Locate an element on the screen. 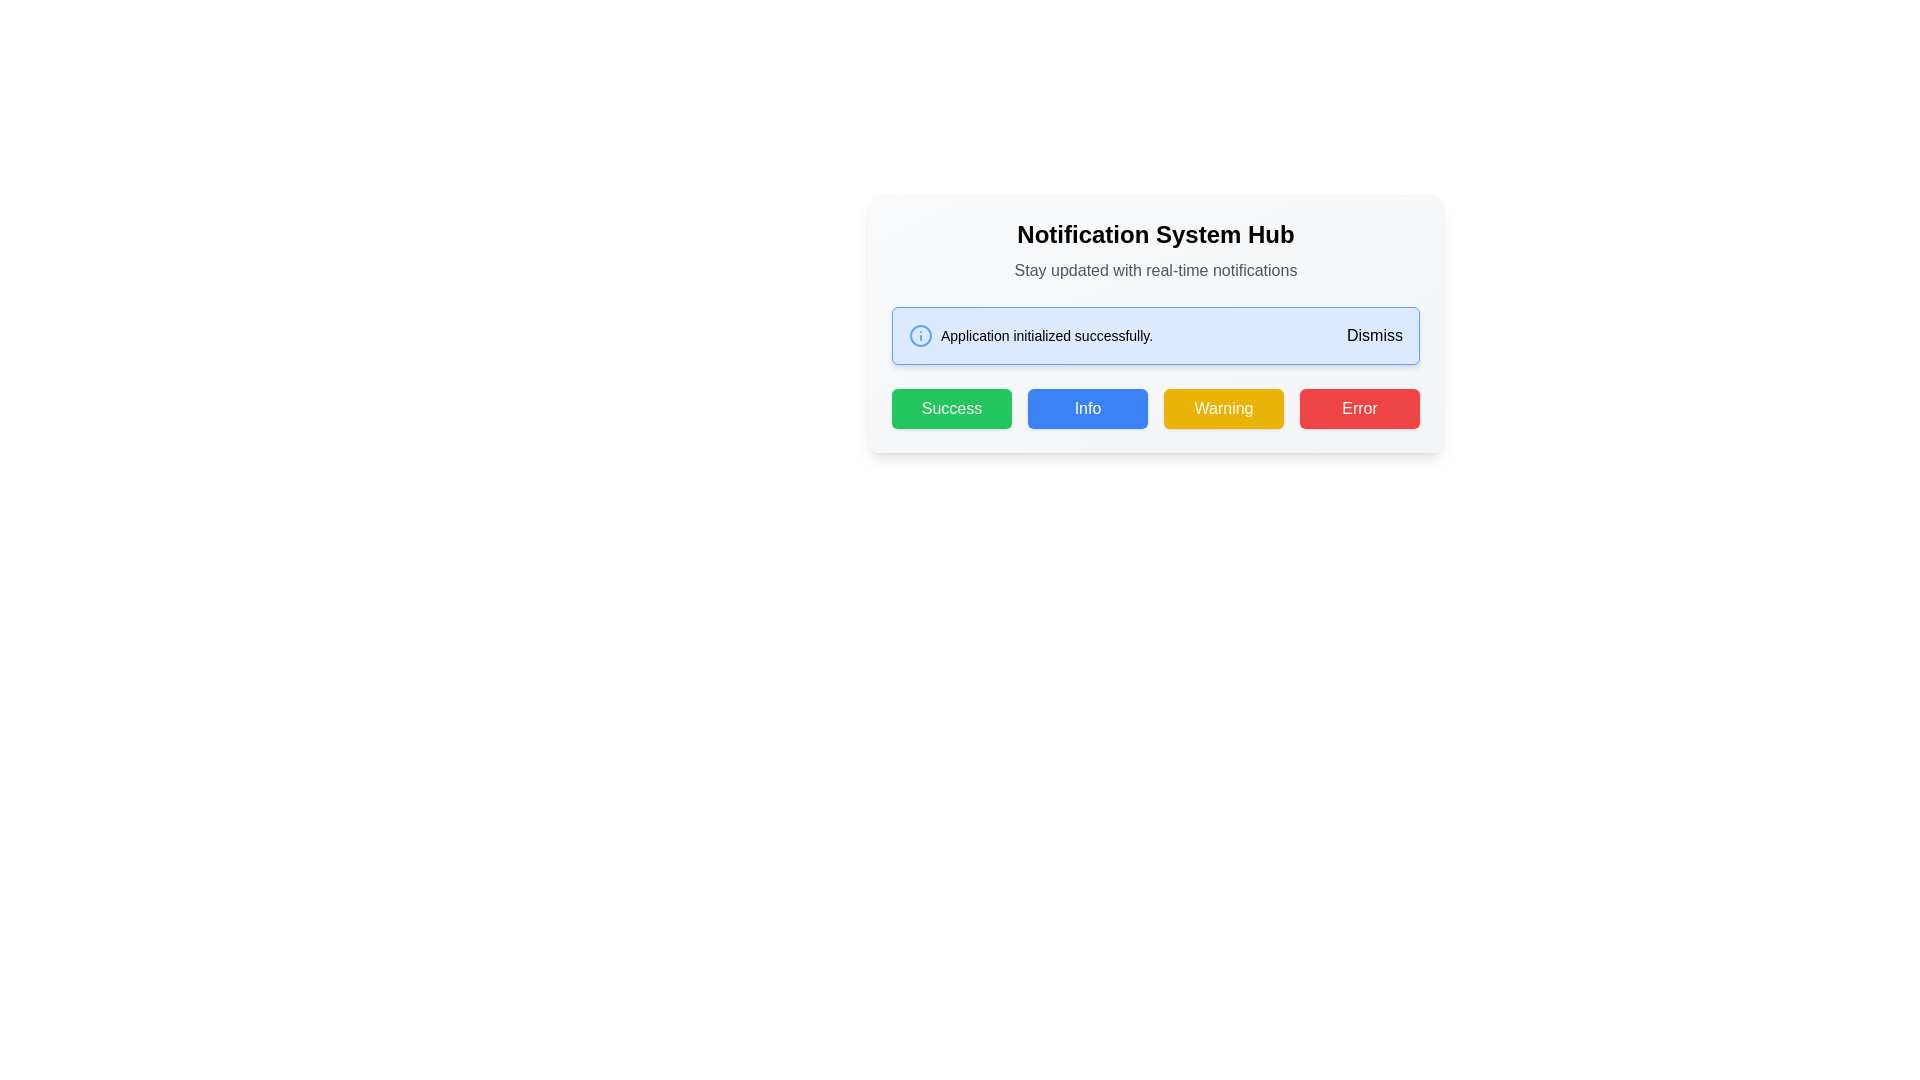 The height and width of the screenshot is (1080, 1920). the 'Info' button, which is the second button is located at coordinates (1087, 407).